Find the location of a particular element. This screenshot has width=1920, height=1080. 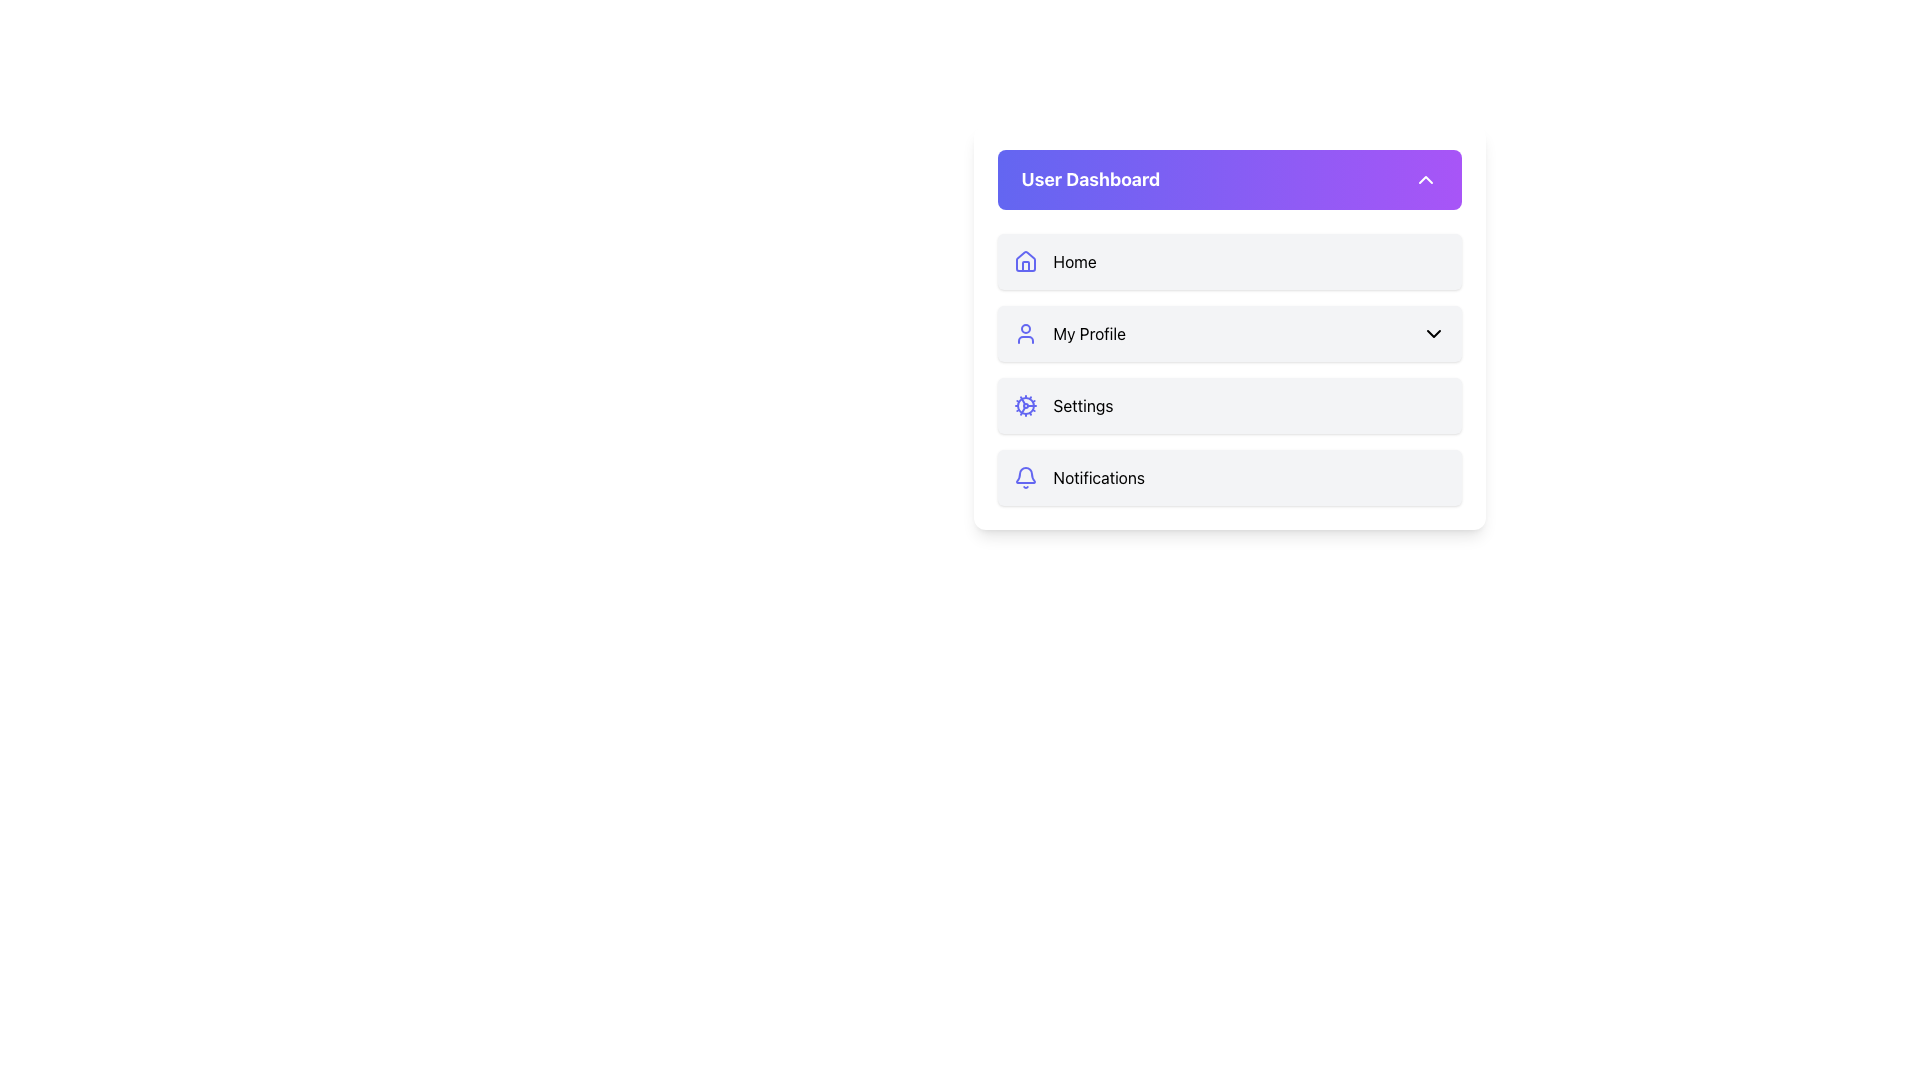

the text link under 'User Dashboard' that directs users to their profile section for tooltip or highlight effect is located at coordinates (1088, 333).